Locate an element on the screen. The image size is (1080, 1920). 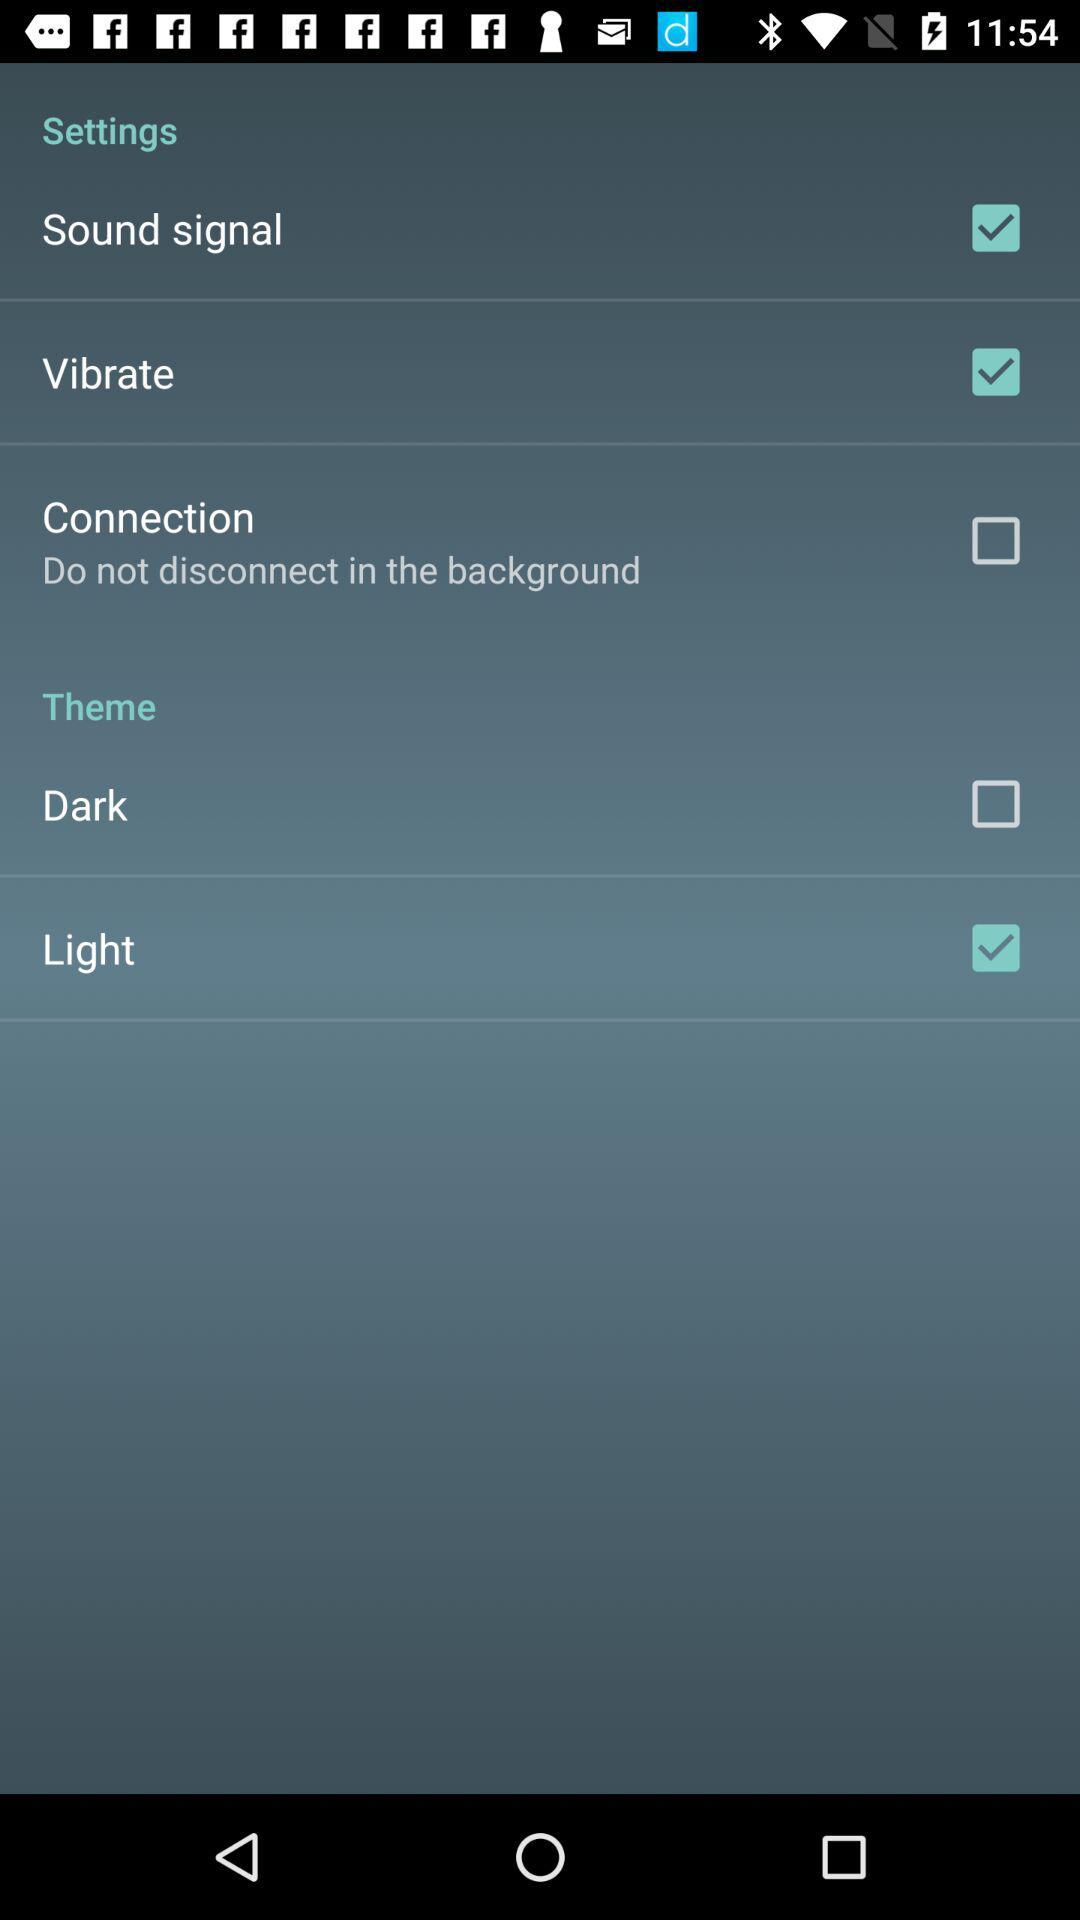
do not disconnect is located at coordinates (340, 568).